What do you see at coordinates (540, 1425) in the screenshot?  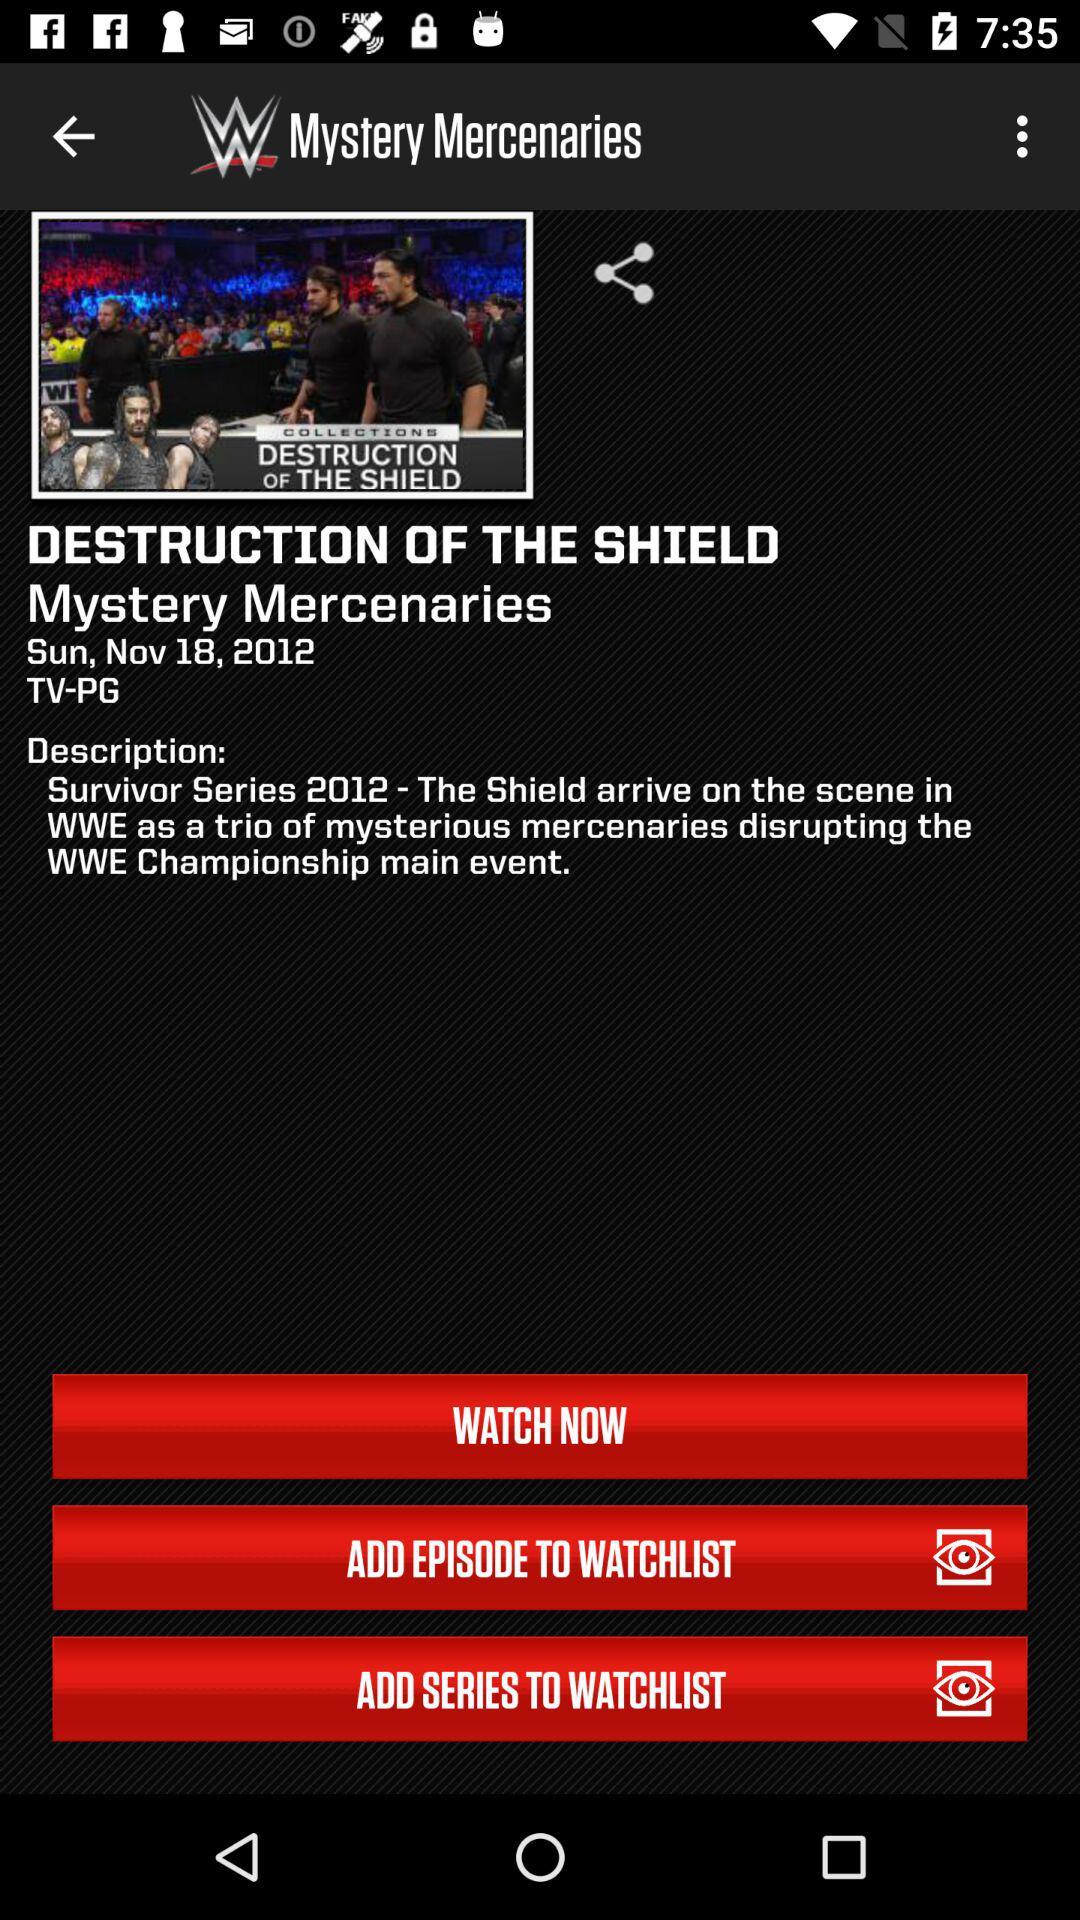 I see `watch now` at bounding box center [540, 1425].